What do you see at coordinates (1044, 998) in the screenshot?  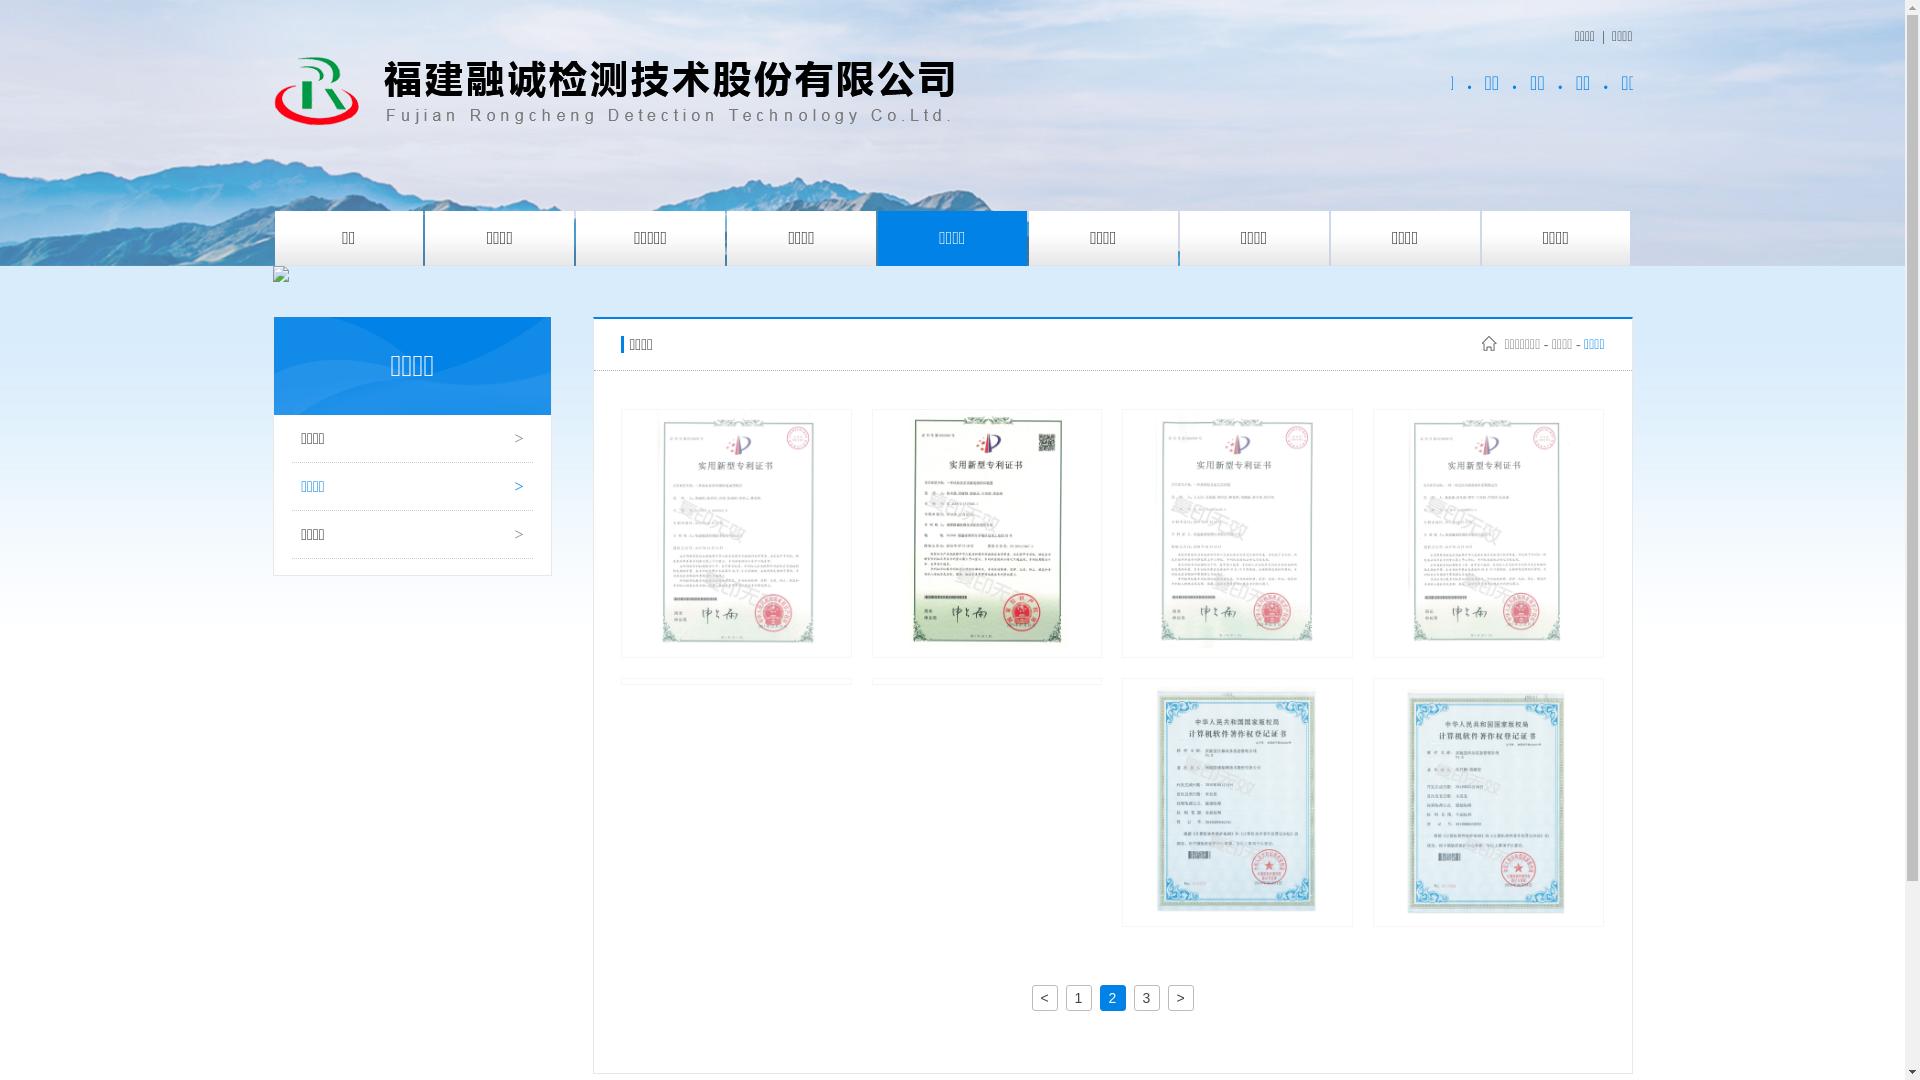 I see `'<'` at bounding box center [1044, 998].